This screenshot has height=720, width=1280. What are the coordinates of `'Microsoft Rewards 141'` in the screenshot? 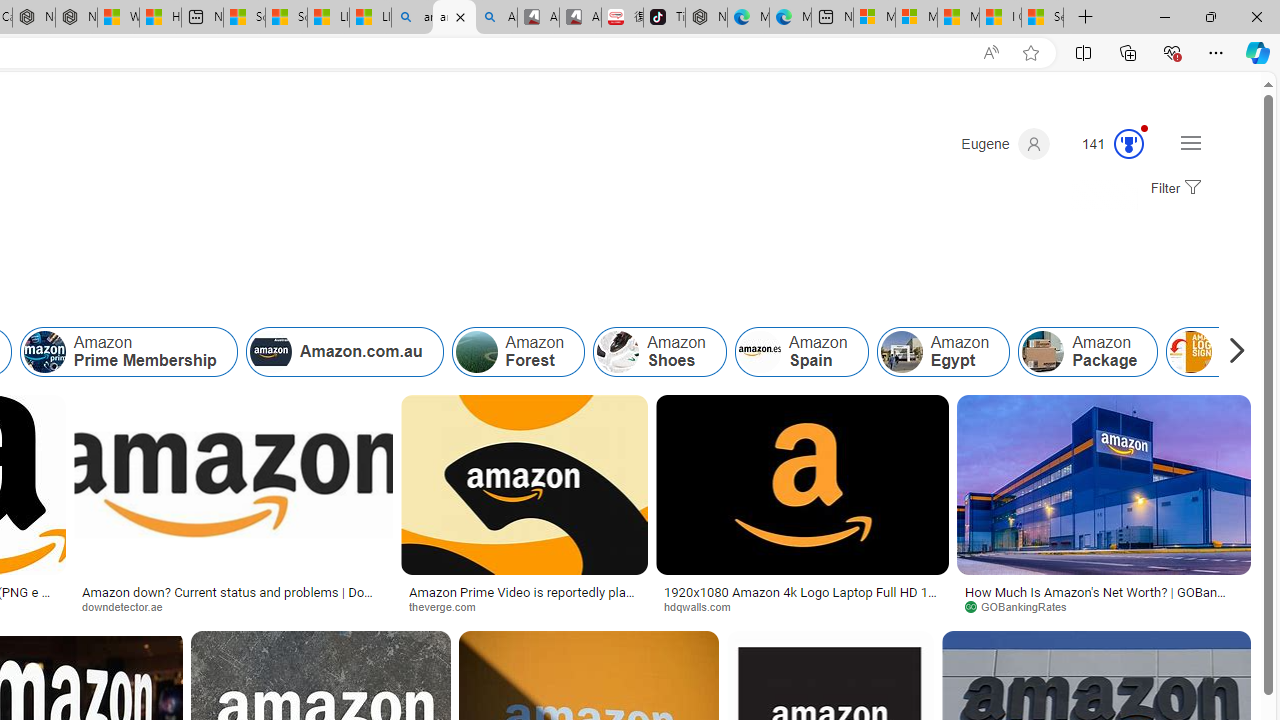 It's located at (1104, 143).